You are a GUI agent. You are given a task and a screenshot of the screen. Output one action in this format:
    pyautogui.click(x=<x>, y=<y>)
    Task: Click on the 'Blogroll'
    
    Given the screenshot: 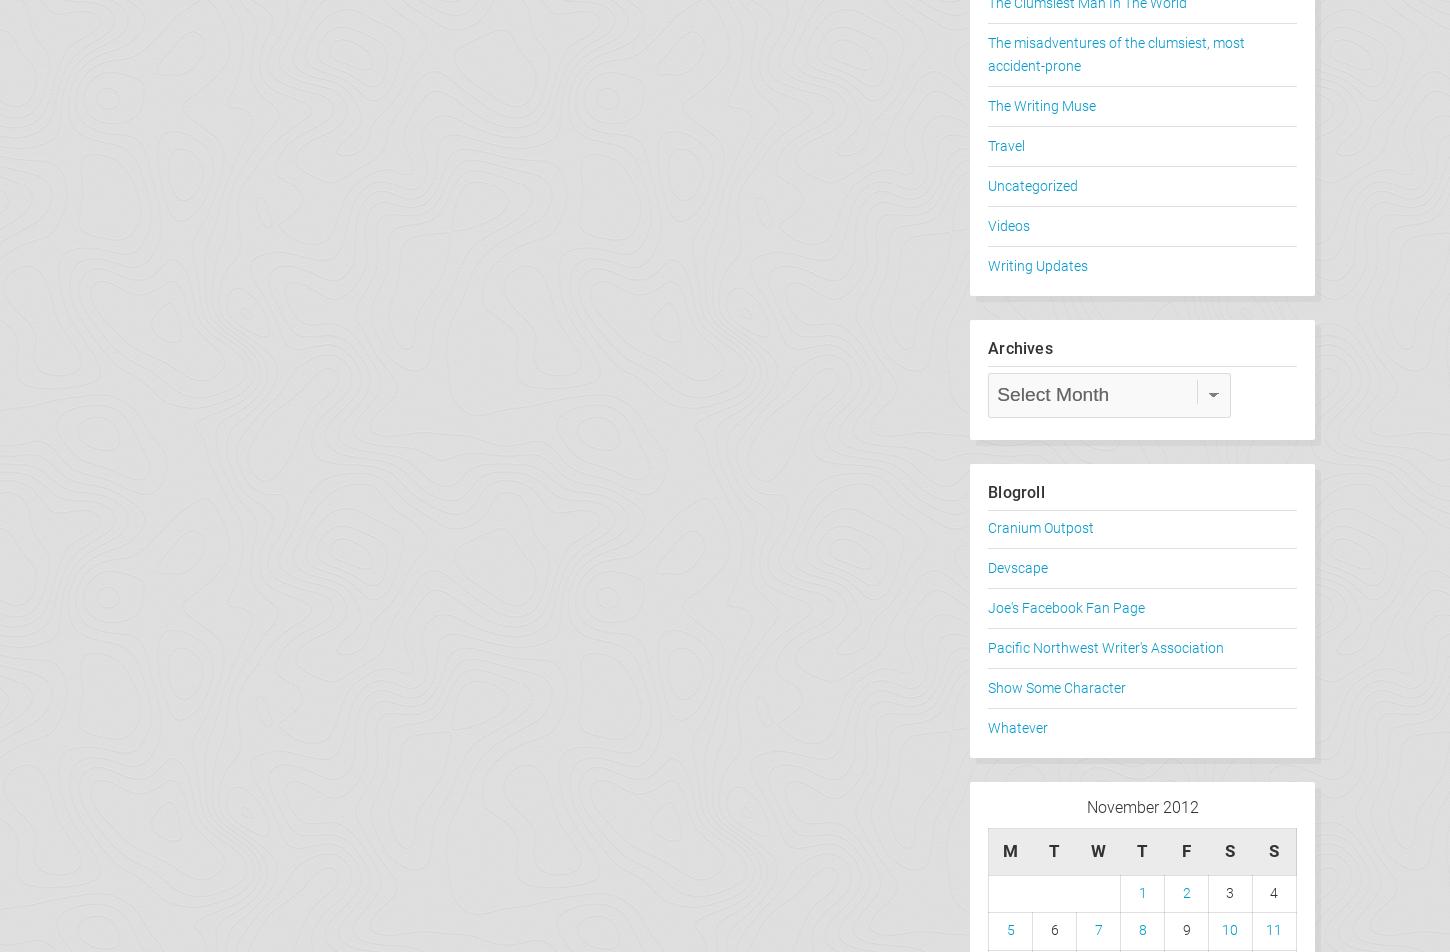 What is the action you would take?
    pyautogui.click(x=1016, y=492)
    